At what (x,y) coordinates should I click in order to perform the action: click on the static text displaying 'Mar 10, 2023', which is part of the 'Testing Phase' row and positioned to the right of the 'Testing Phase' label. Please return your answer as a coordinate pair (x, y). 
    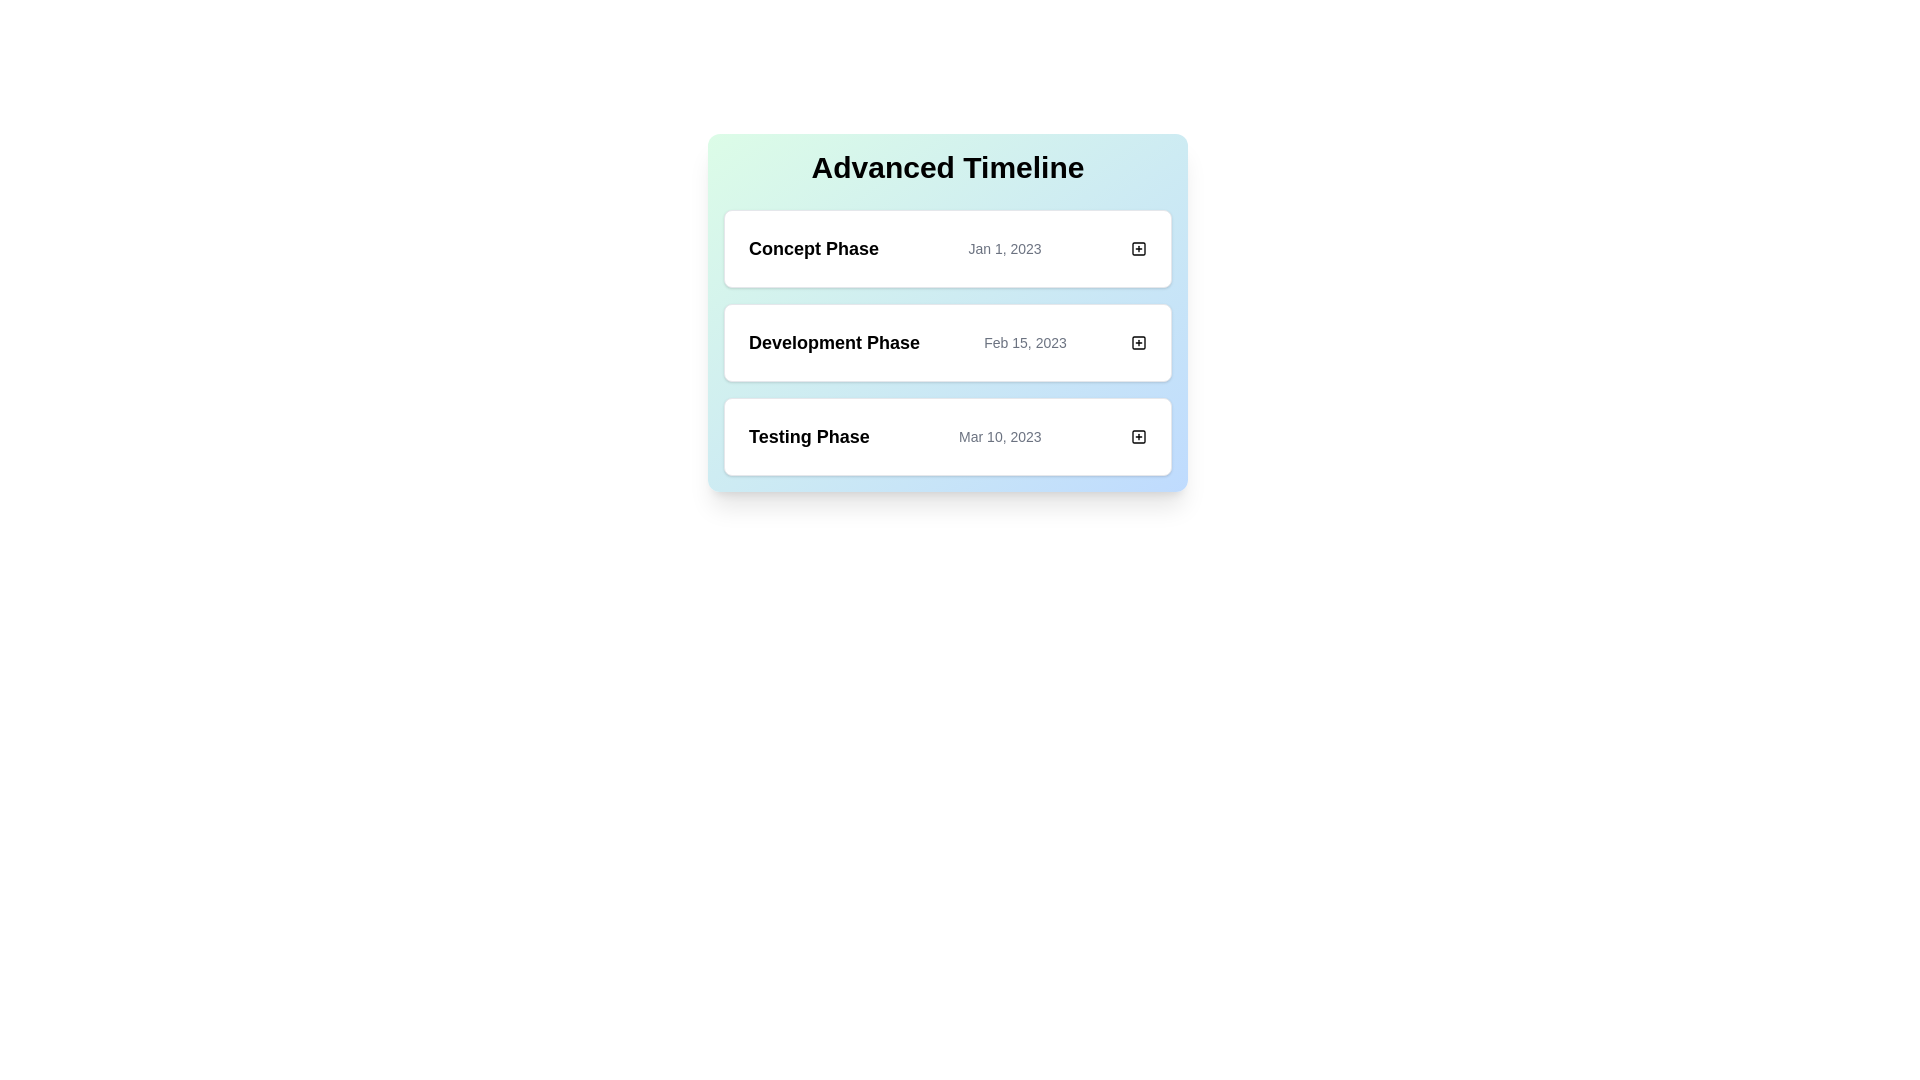
    Looking at the image, I should click on (1000, 435).